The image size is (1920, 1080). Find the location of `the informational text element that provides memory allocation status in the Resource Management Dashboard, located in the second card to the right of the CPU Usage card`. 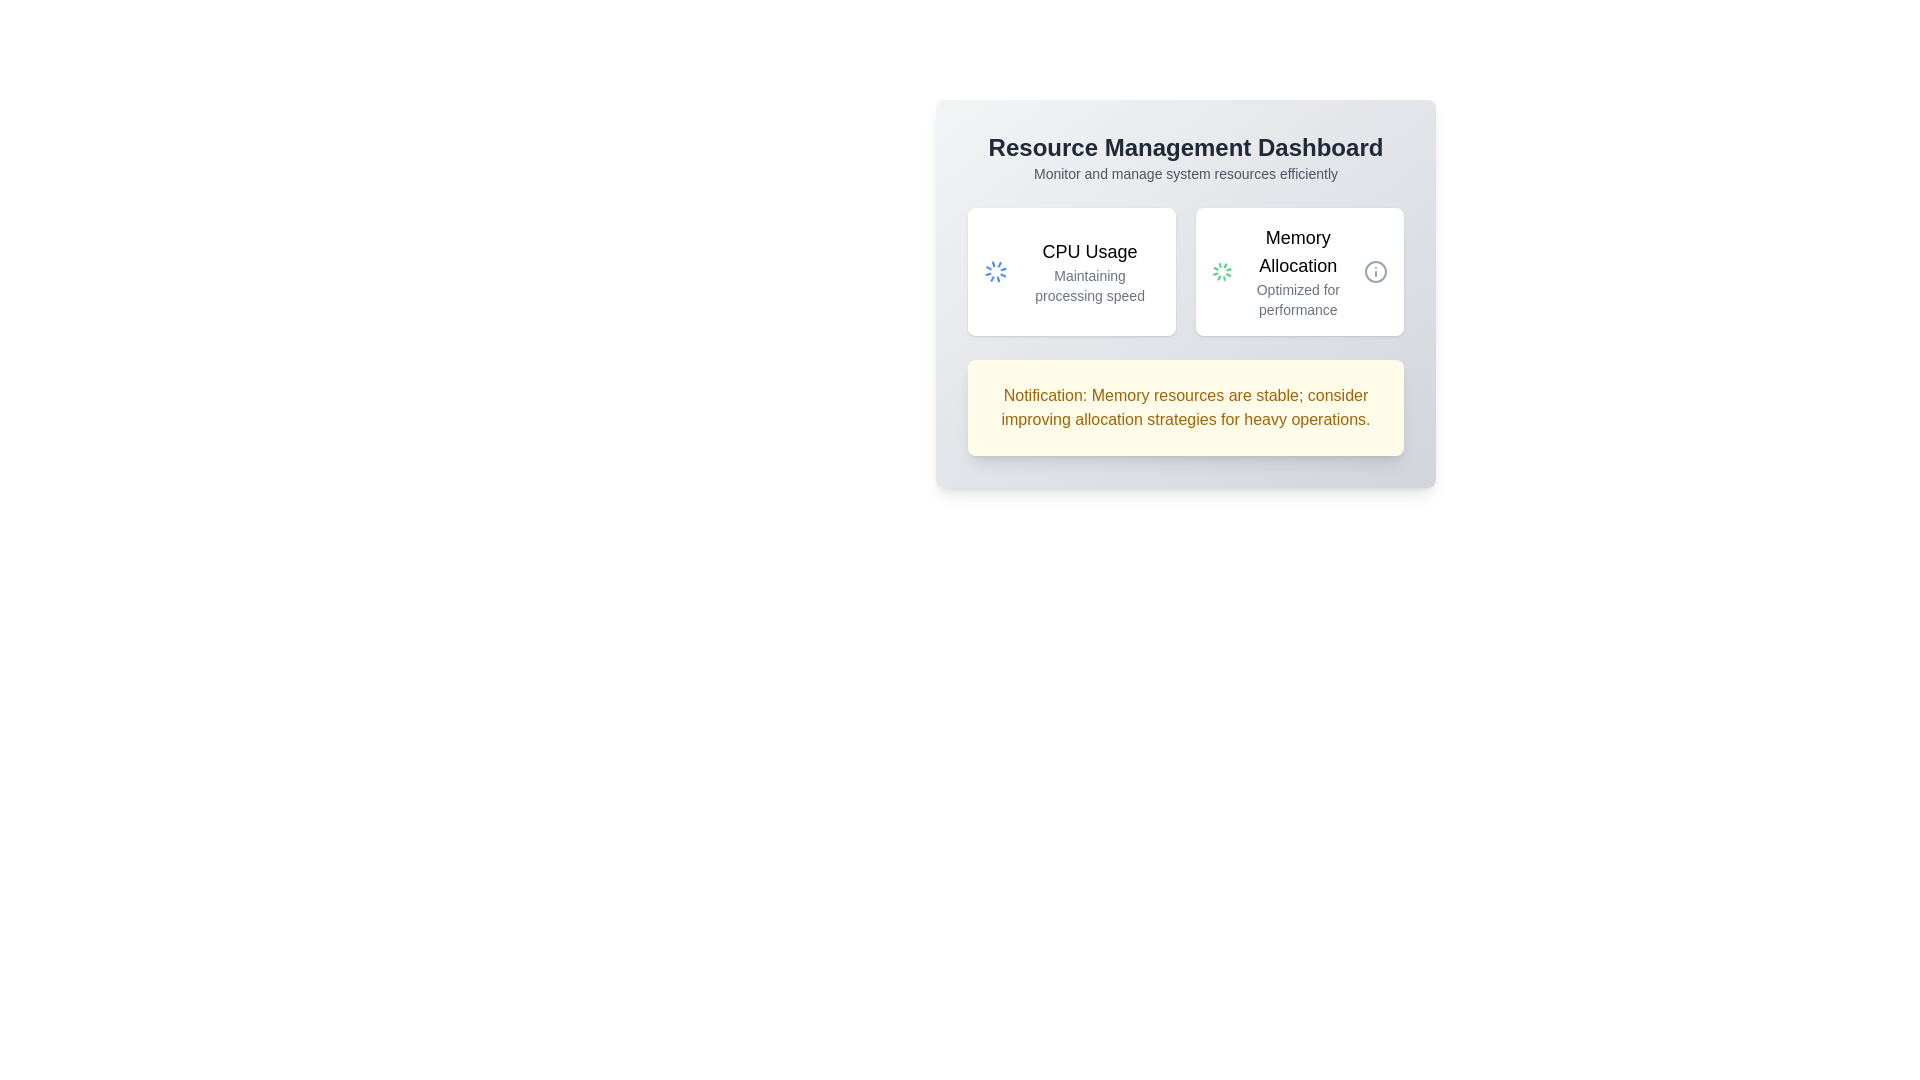

the informational text element that provides memory allocation status in the Resource Management Dashboard, located in the second card to the right of the CPU Usage card is located at coordinates (1298, 272).